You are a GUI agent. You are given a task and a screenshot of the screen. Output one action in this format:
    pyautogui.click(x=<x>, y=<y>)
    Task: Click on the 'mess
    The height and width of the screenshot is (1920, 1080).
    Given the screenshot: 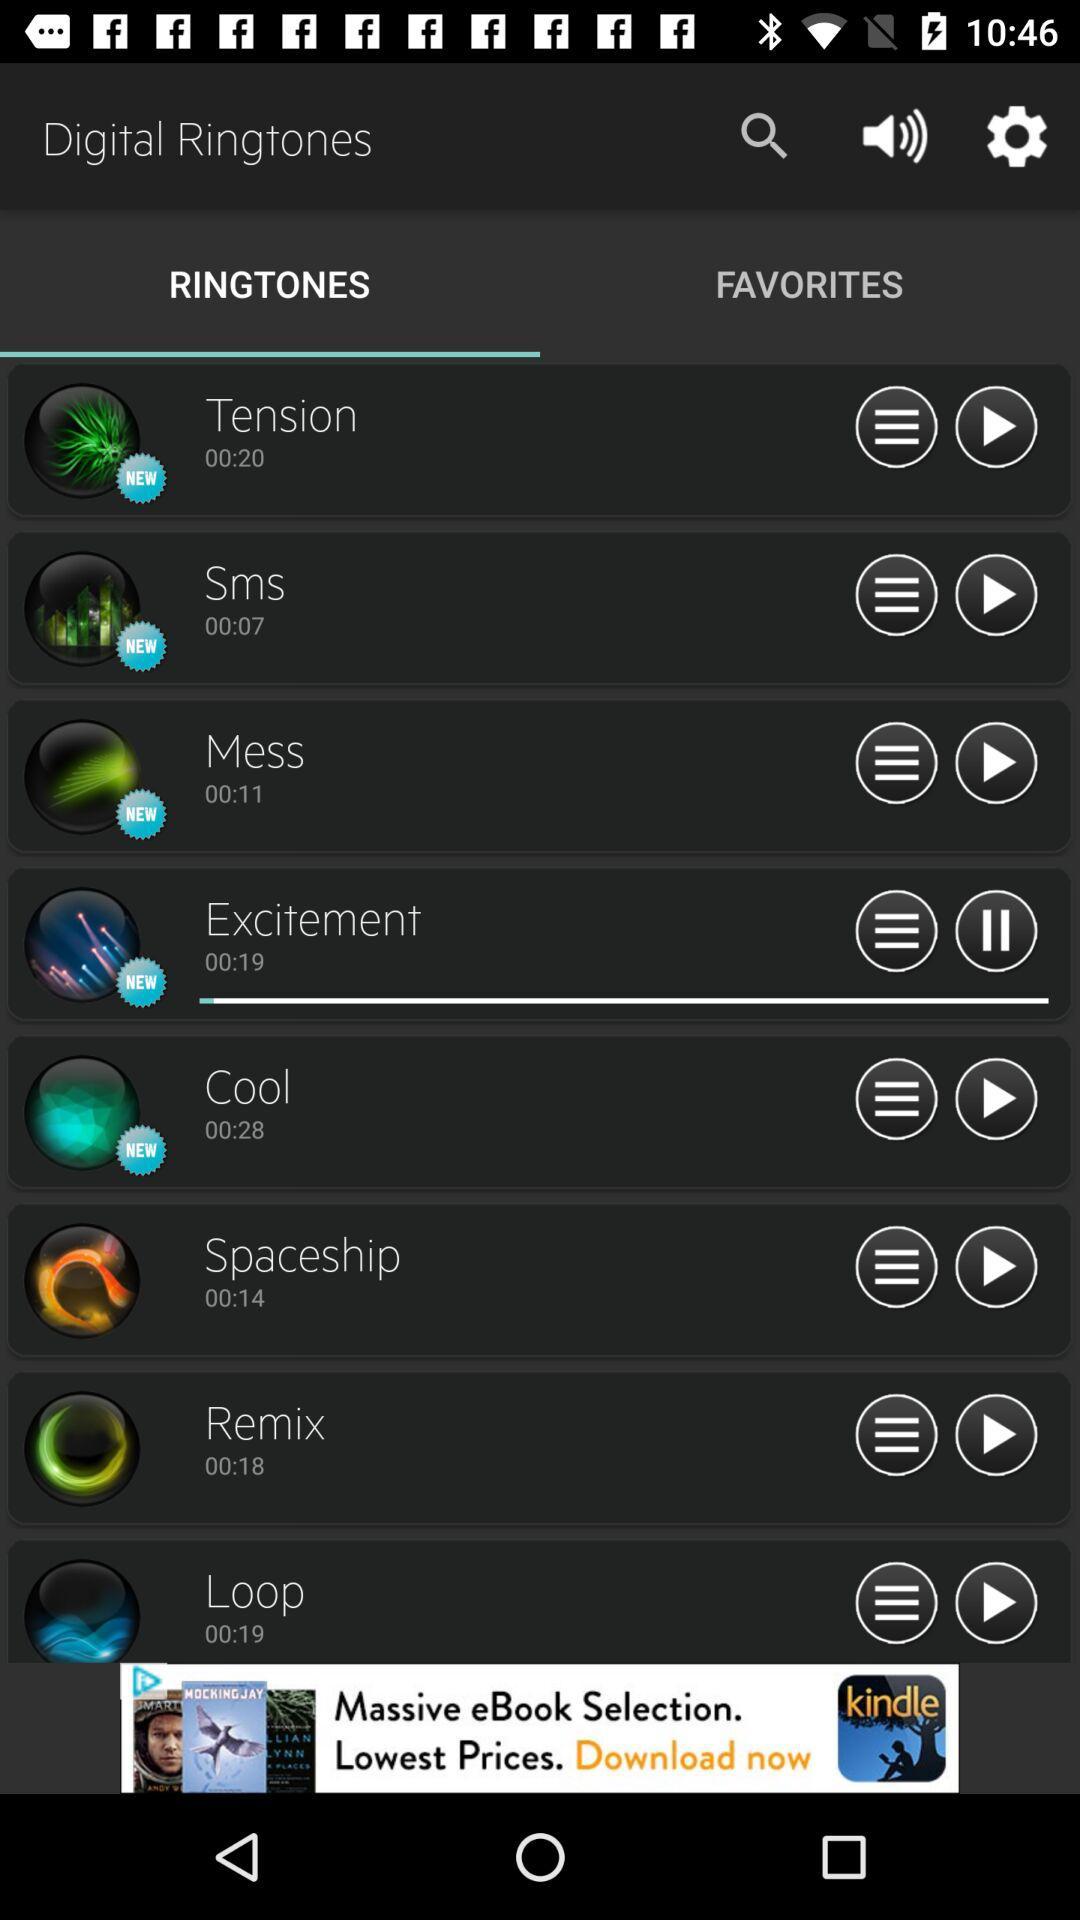 What is the action you would take?
    pyautogui.click(x=995, y=763)
    